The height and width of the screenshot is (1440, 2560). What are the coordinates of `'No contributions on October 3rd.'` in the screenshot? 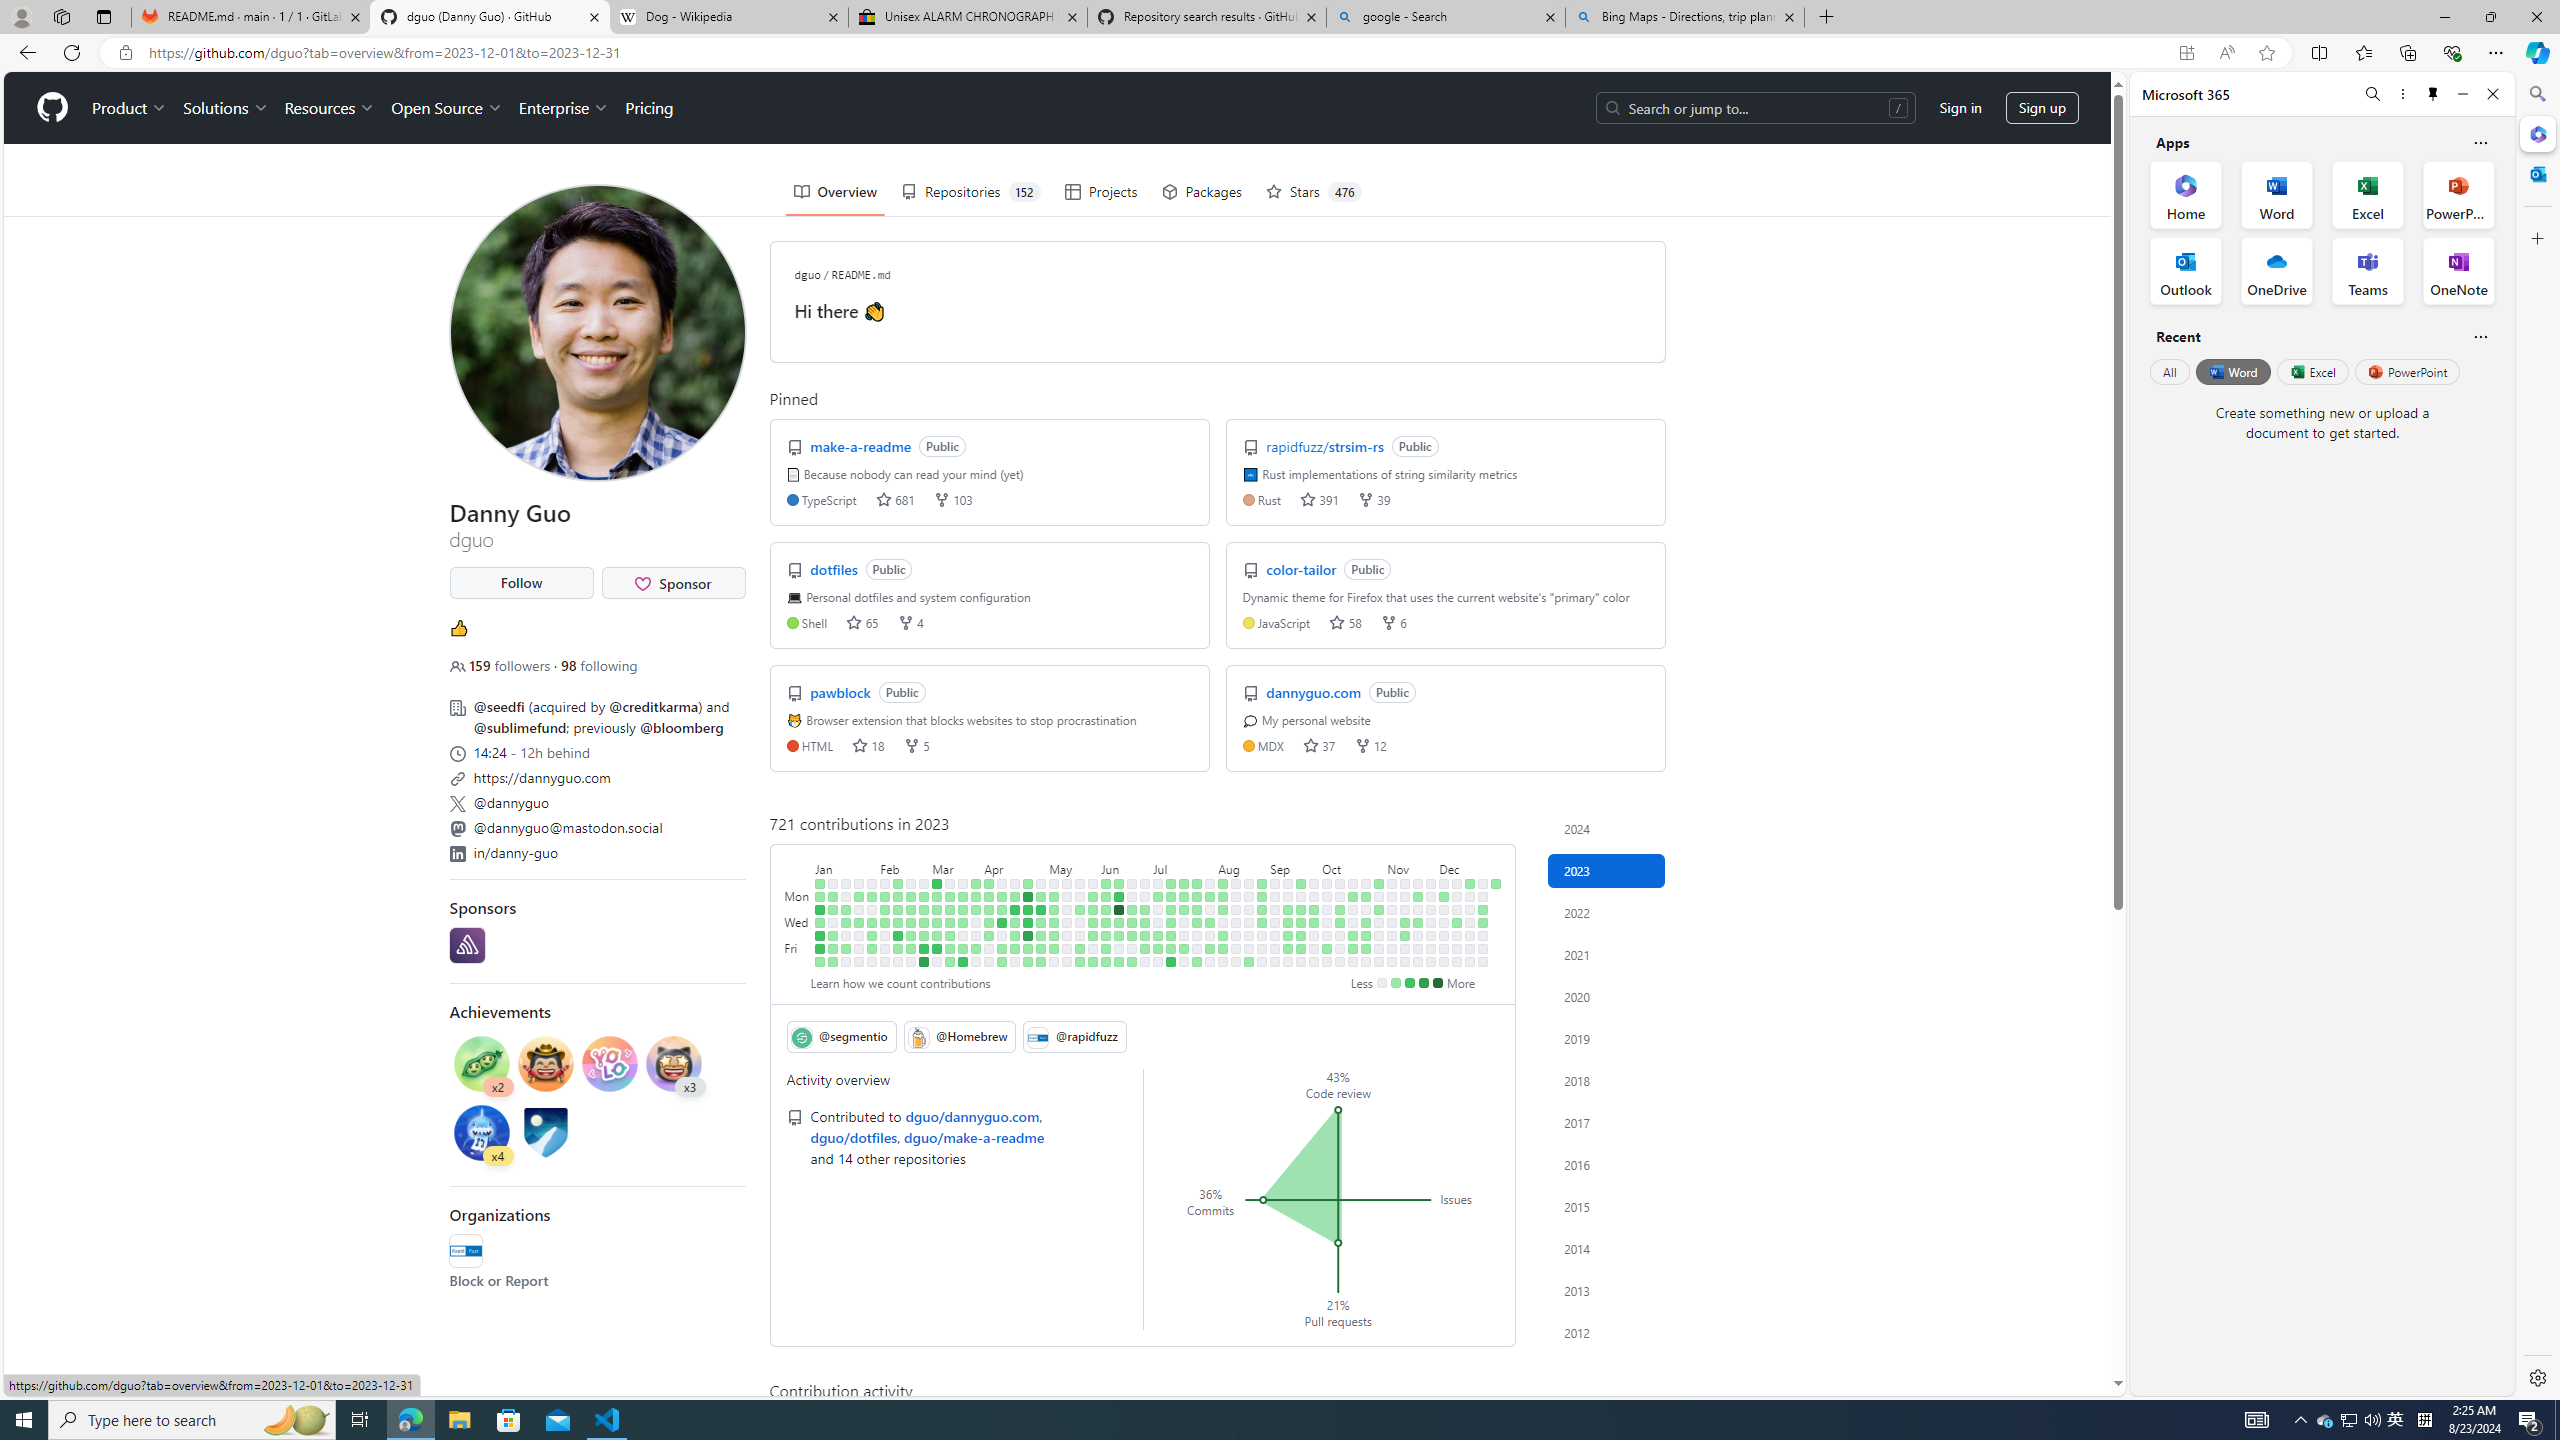 It's located at (1326, 908).